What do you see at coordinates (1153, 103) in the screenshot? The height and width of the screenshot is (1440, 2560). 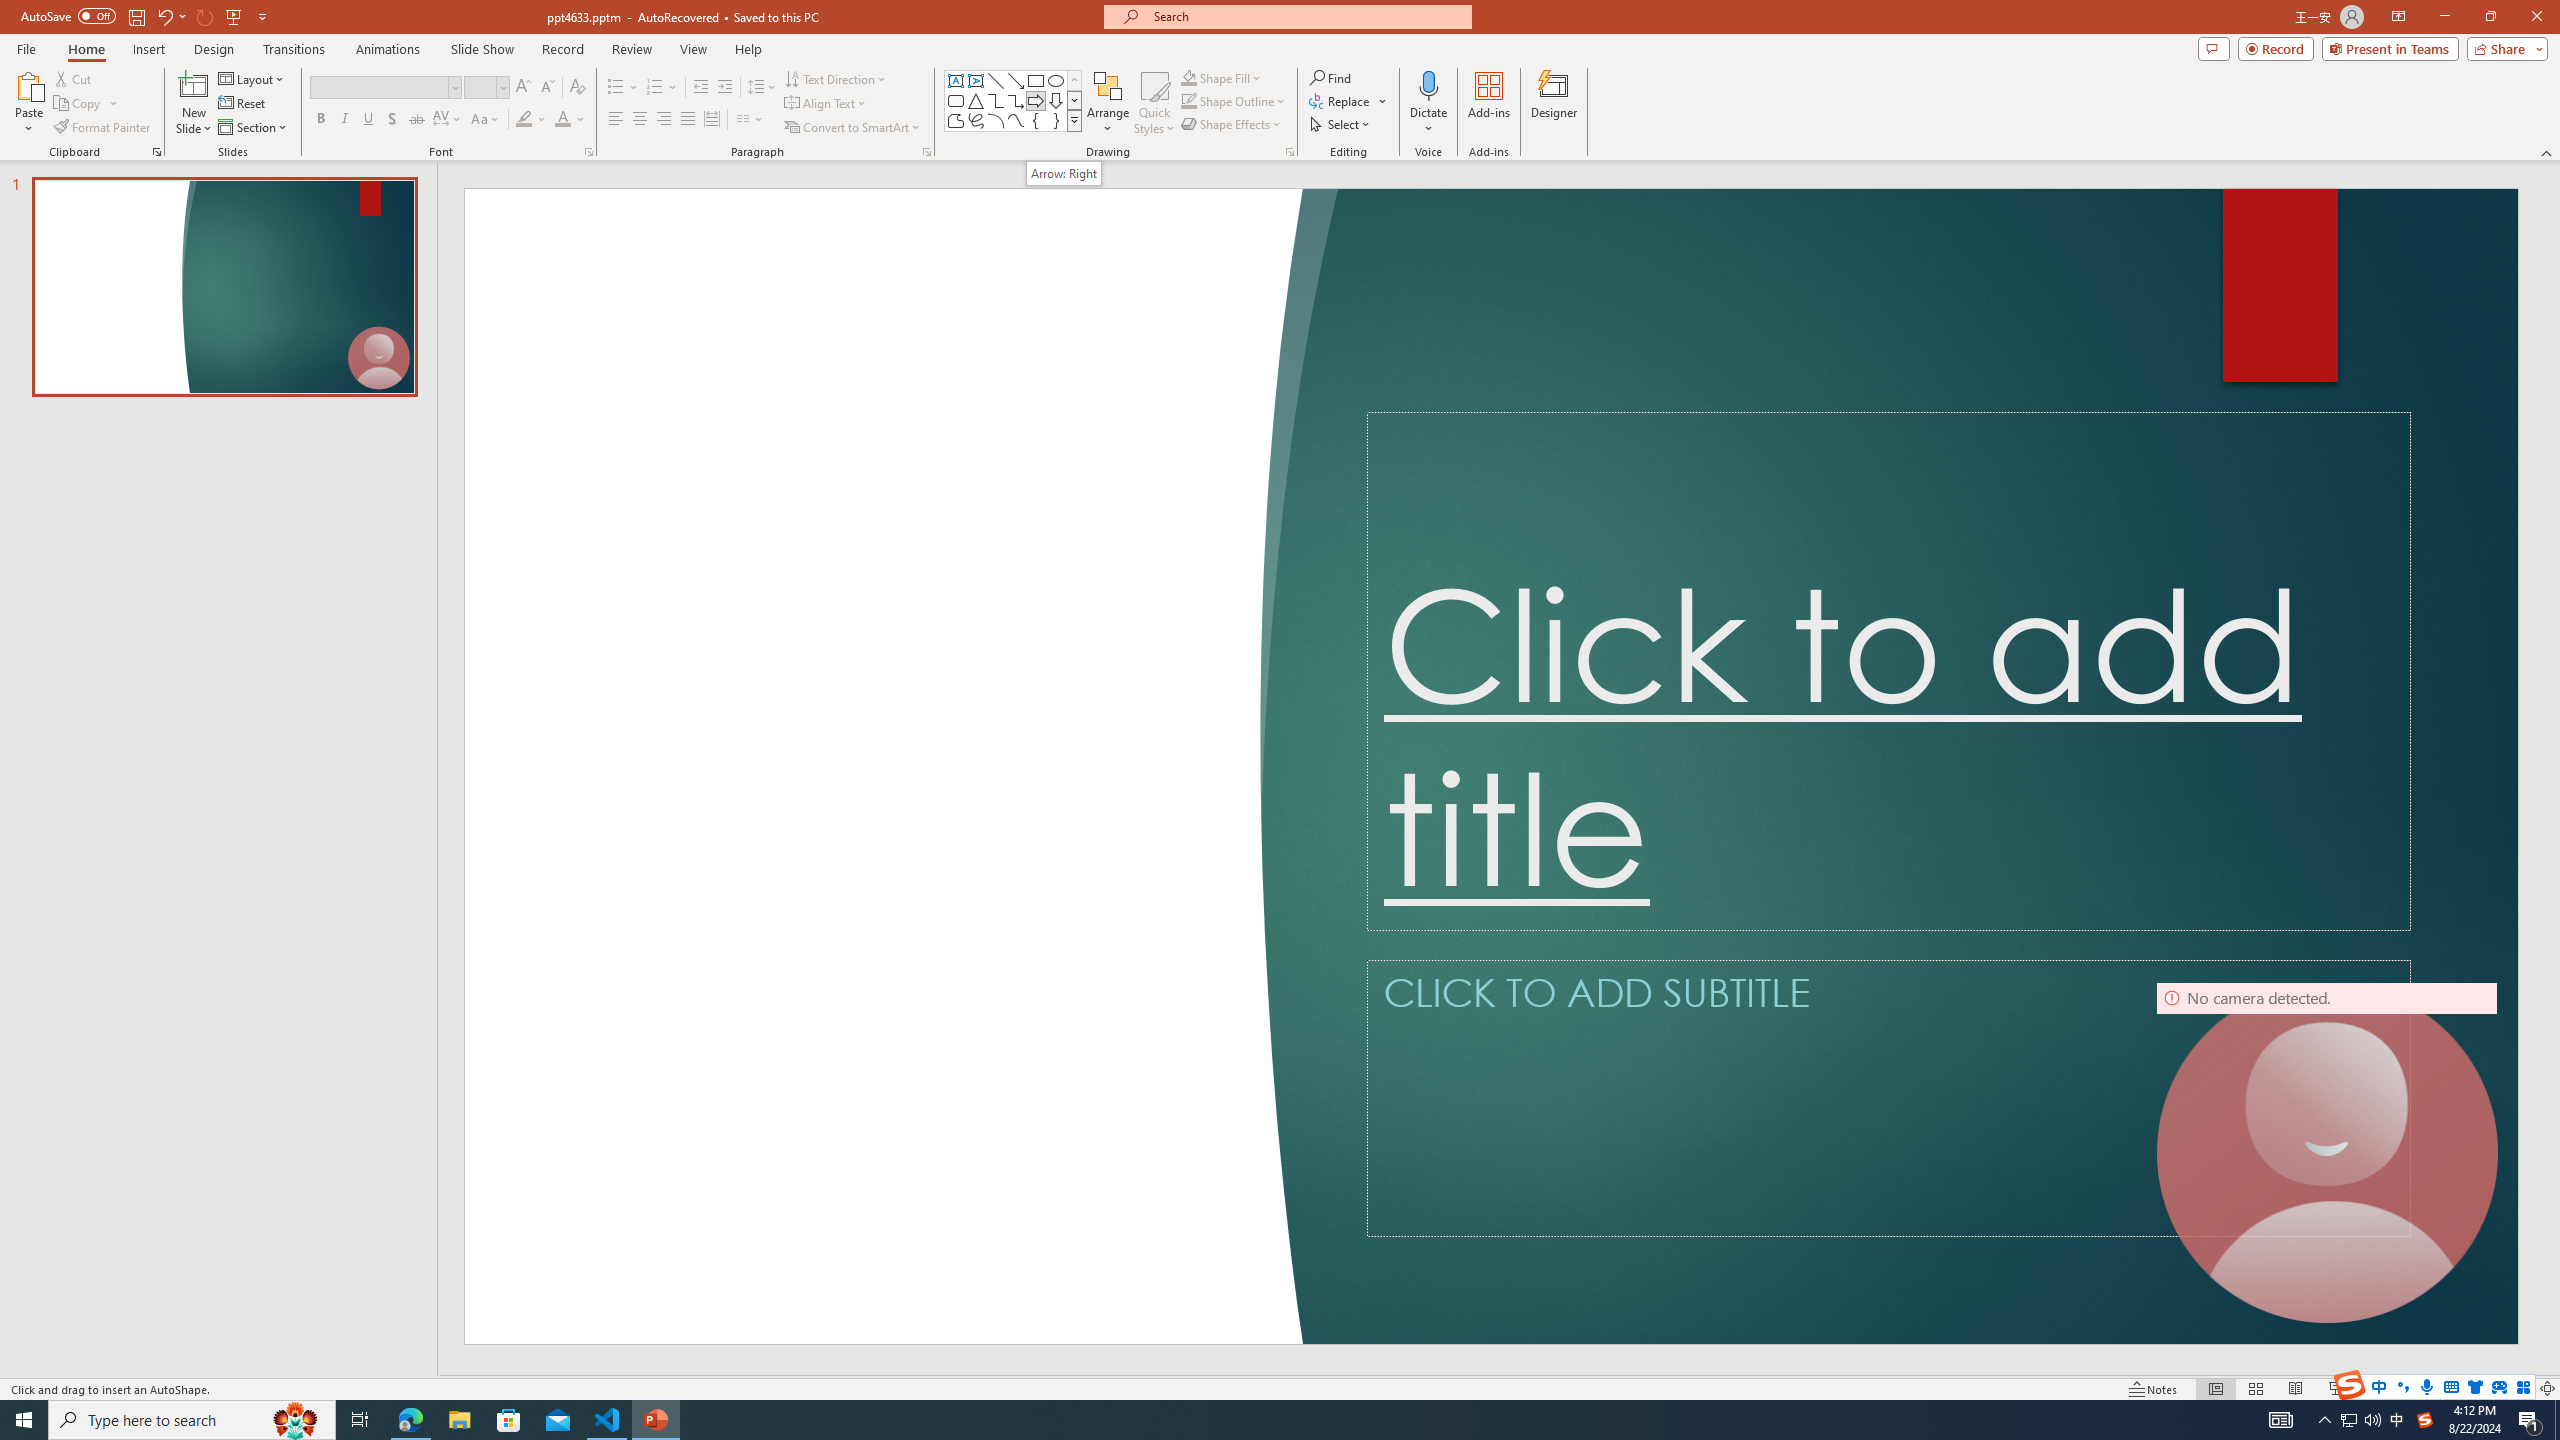 I see `'Quick Styles'` at bounding box center [1153, 103].